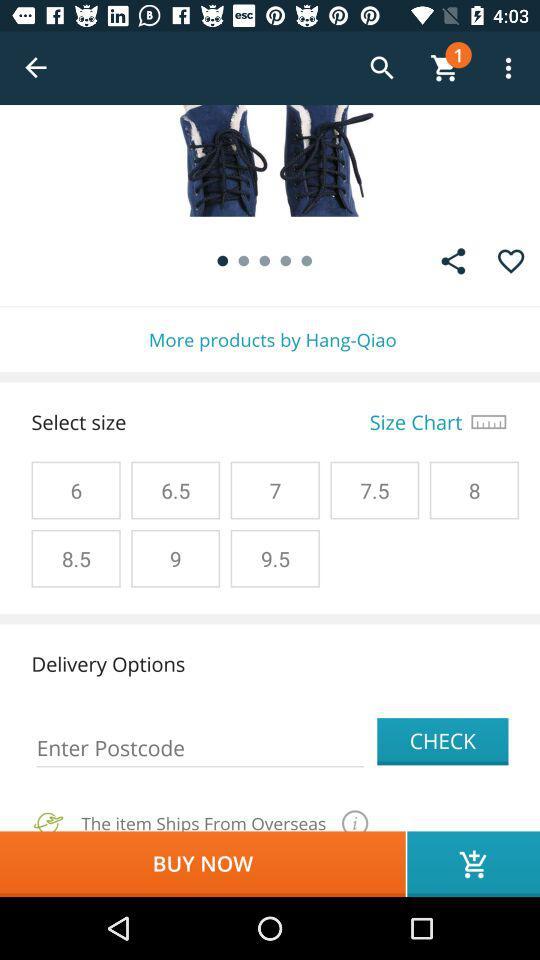 The image size is (540, 960). I want to click on the share icon, so click(453, 260).